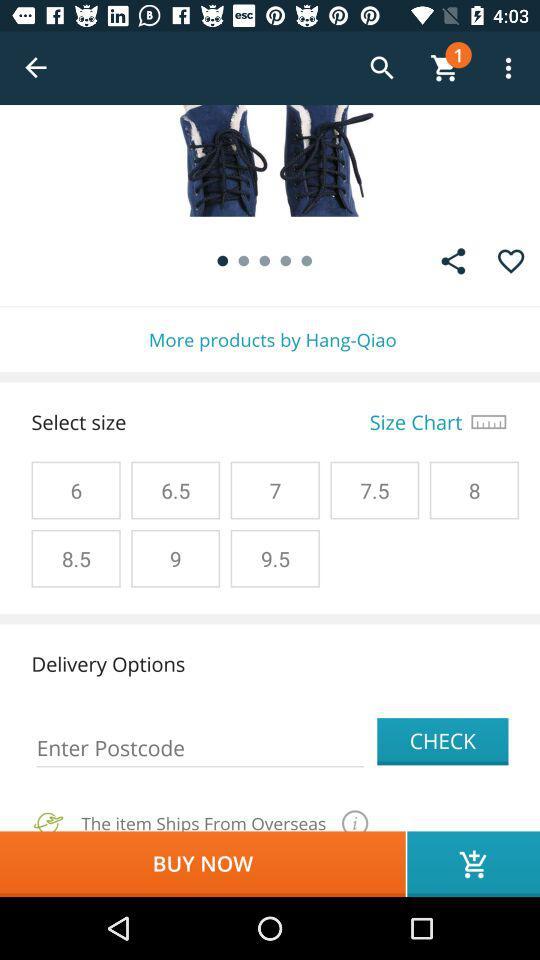 The image size is (540, 960). I want to click on the share icon, so click(453, 260).